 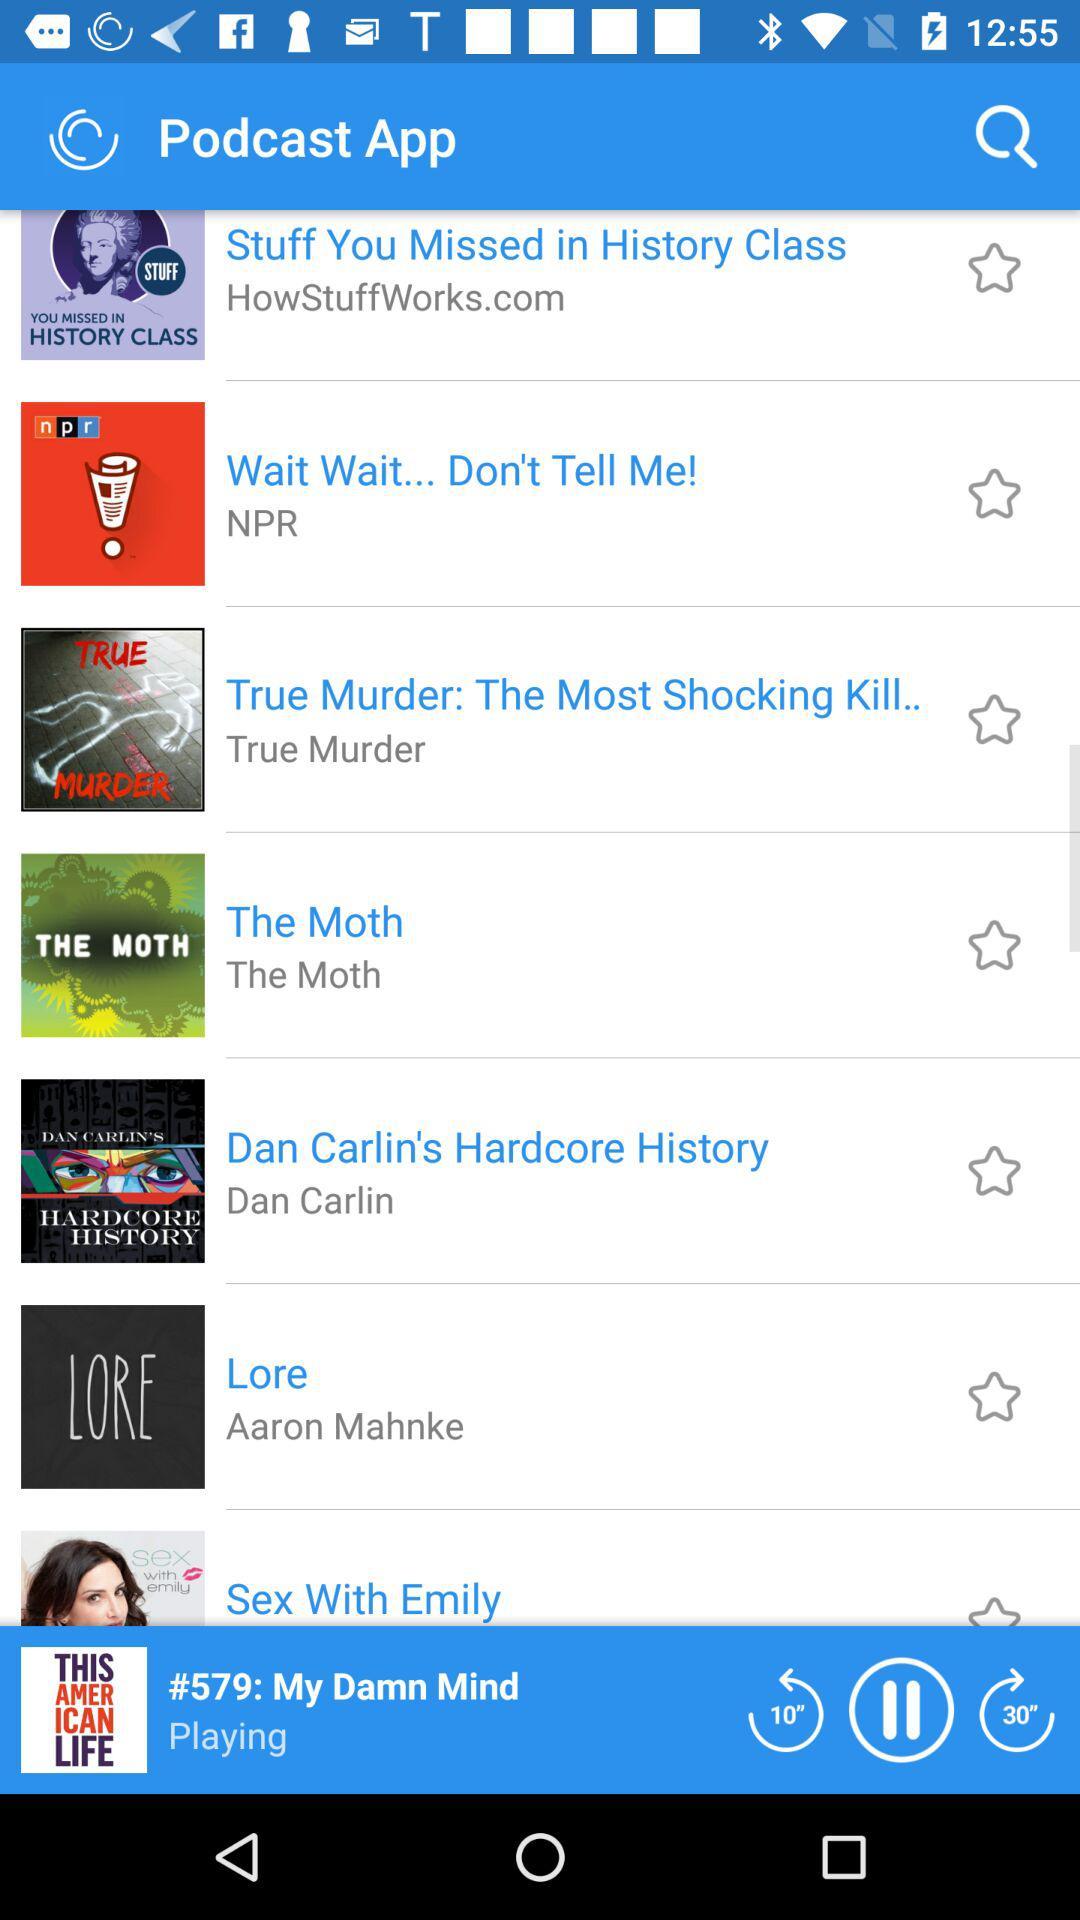 What do you see at coordinates (994, 1593) in the screenshot?
I see `this should be under sub catagory` at bounding box center [994, 1593].